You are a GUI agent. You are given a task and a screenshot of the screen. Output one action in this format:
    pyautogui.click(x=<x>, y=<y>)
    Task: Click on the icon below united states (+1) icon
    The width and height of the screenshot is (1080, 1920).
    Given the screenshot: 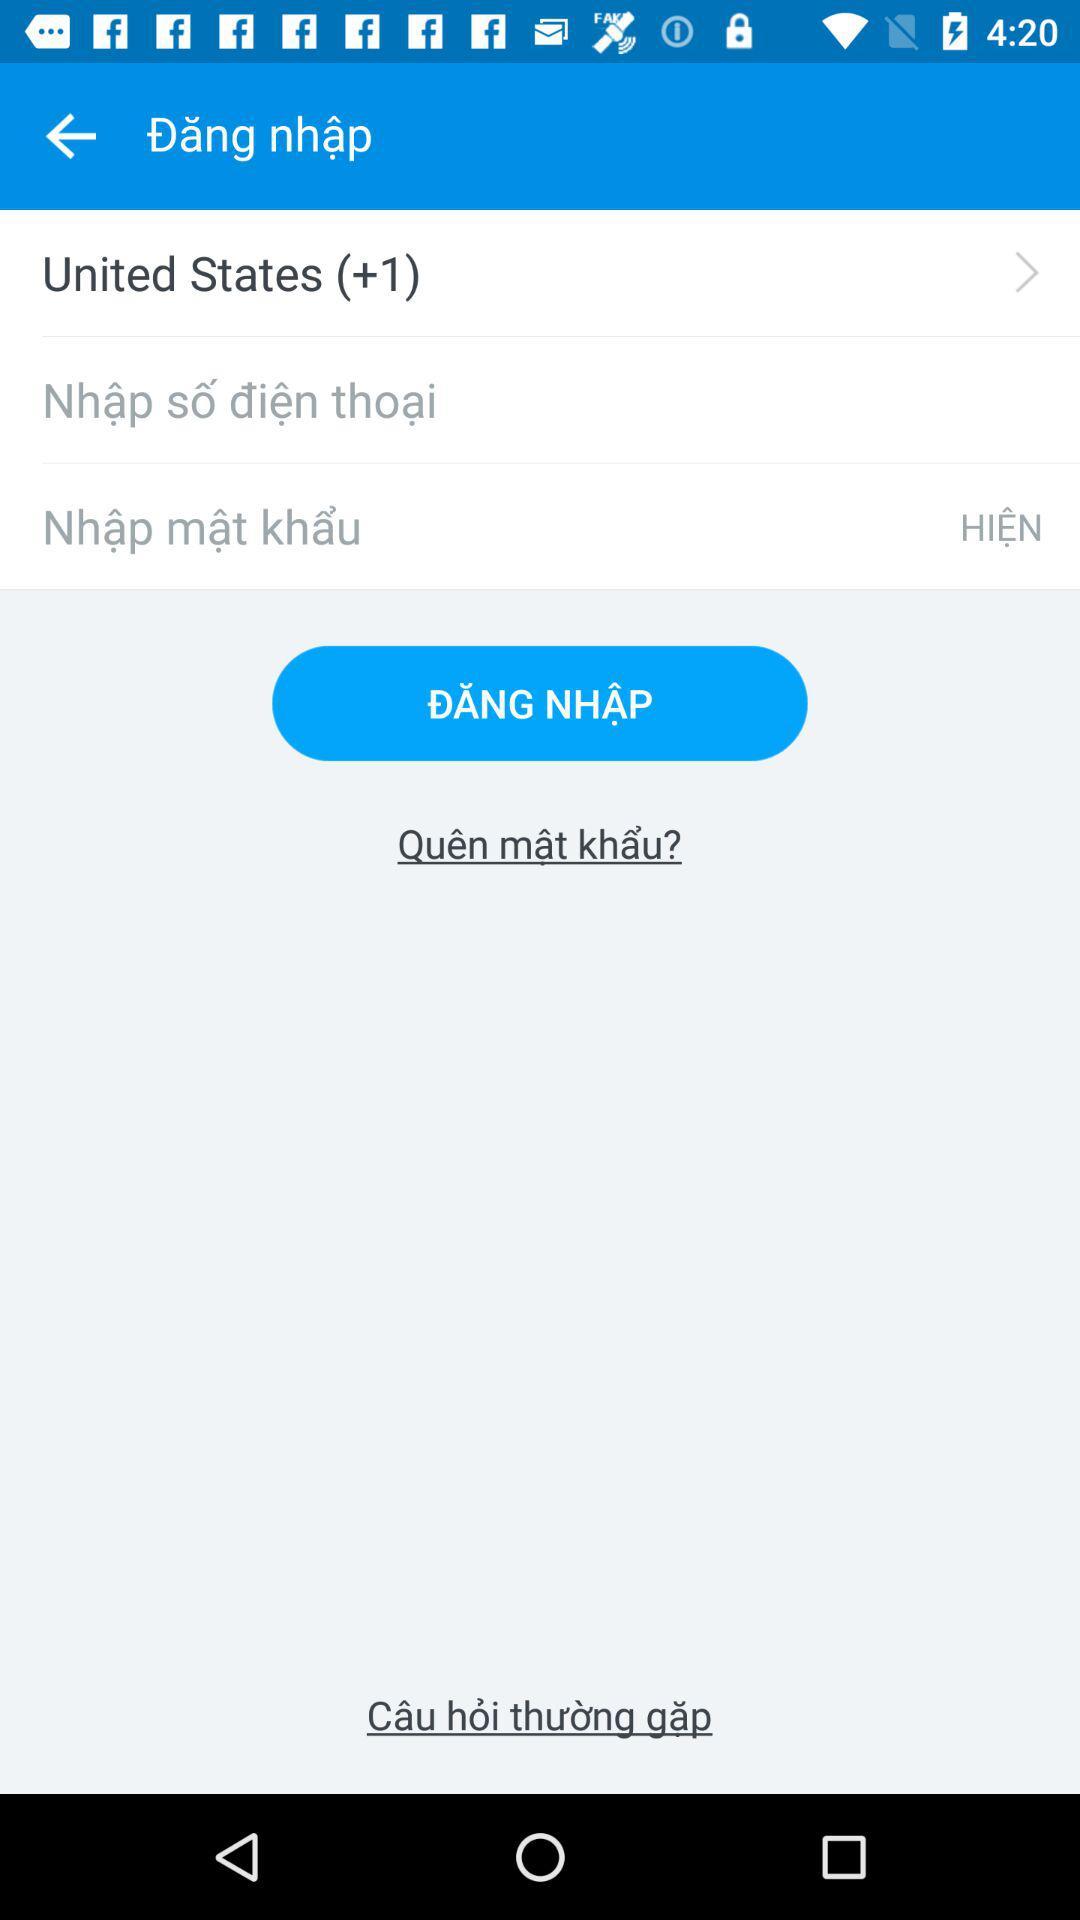 What is the action you would take?
    pyautogui.click(x=540, y=399)
    